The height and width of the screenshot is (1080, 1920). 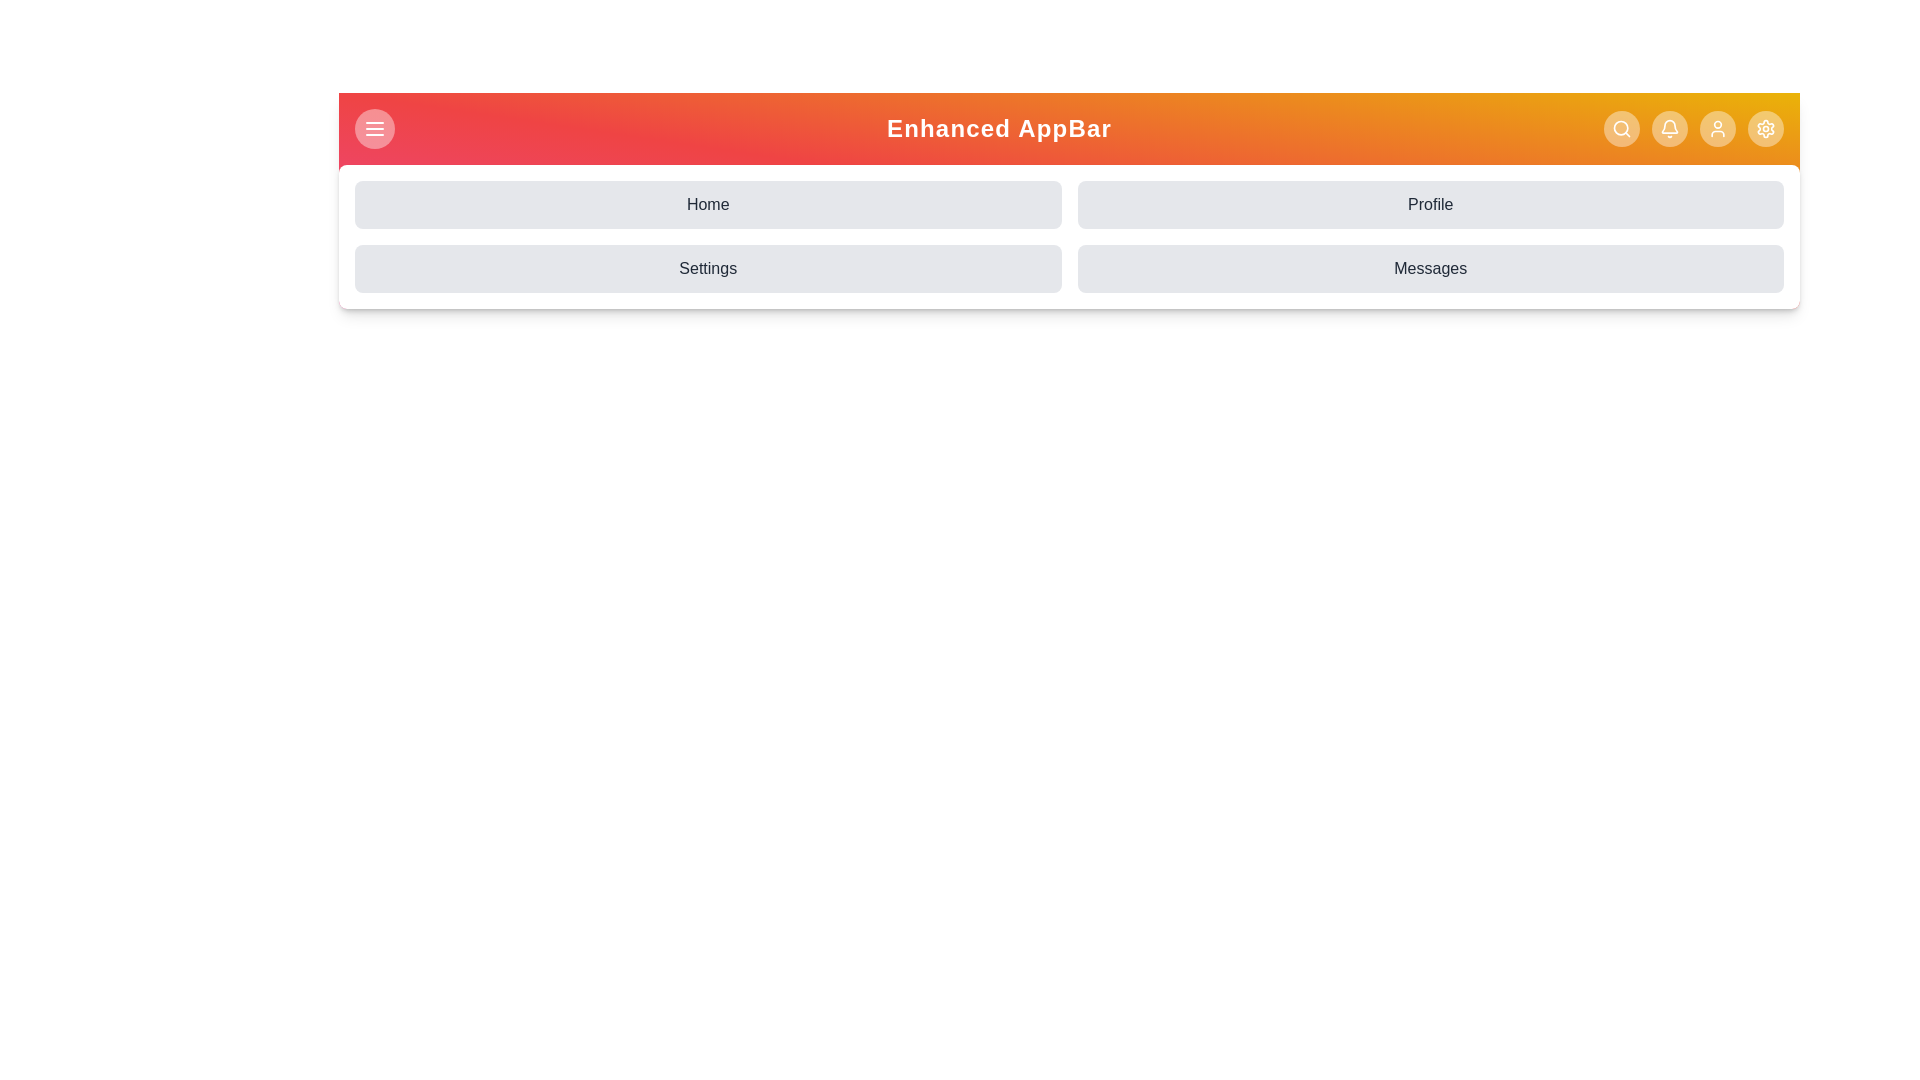 I want to click on the menu option Home, so click(x=708, y=204).